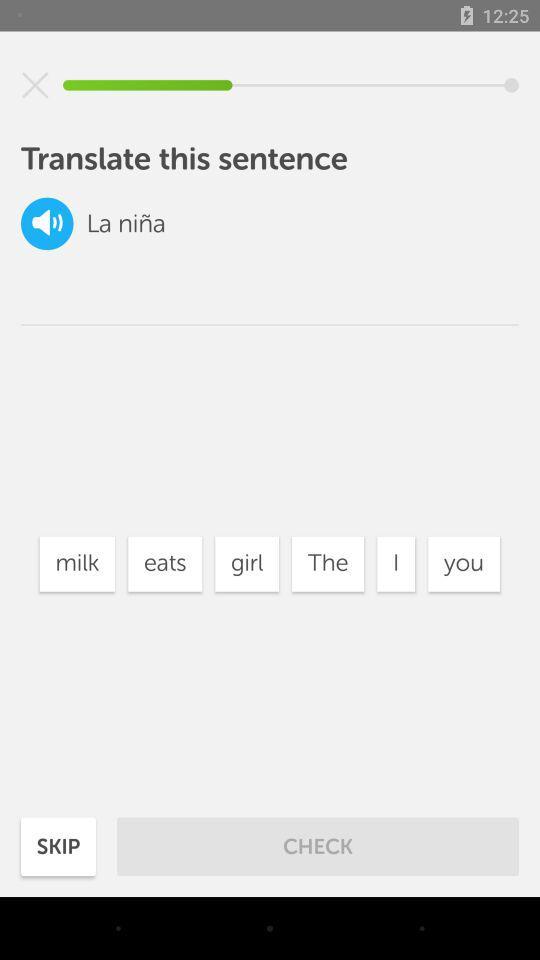 This screenshot has width=540, height=960. I want to click on you item, so click(464, 564).